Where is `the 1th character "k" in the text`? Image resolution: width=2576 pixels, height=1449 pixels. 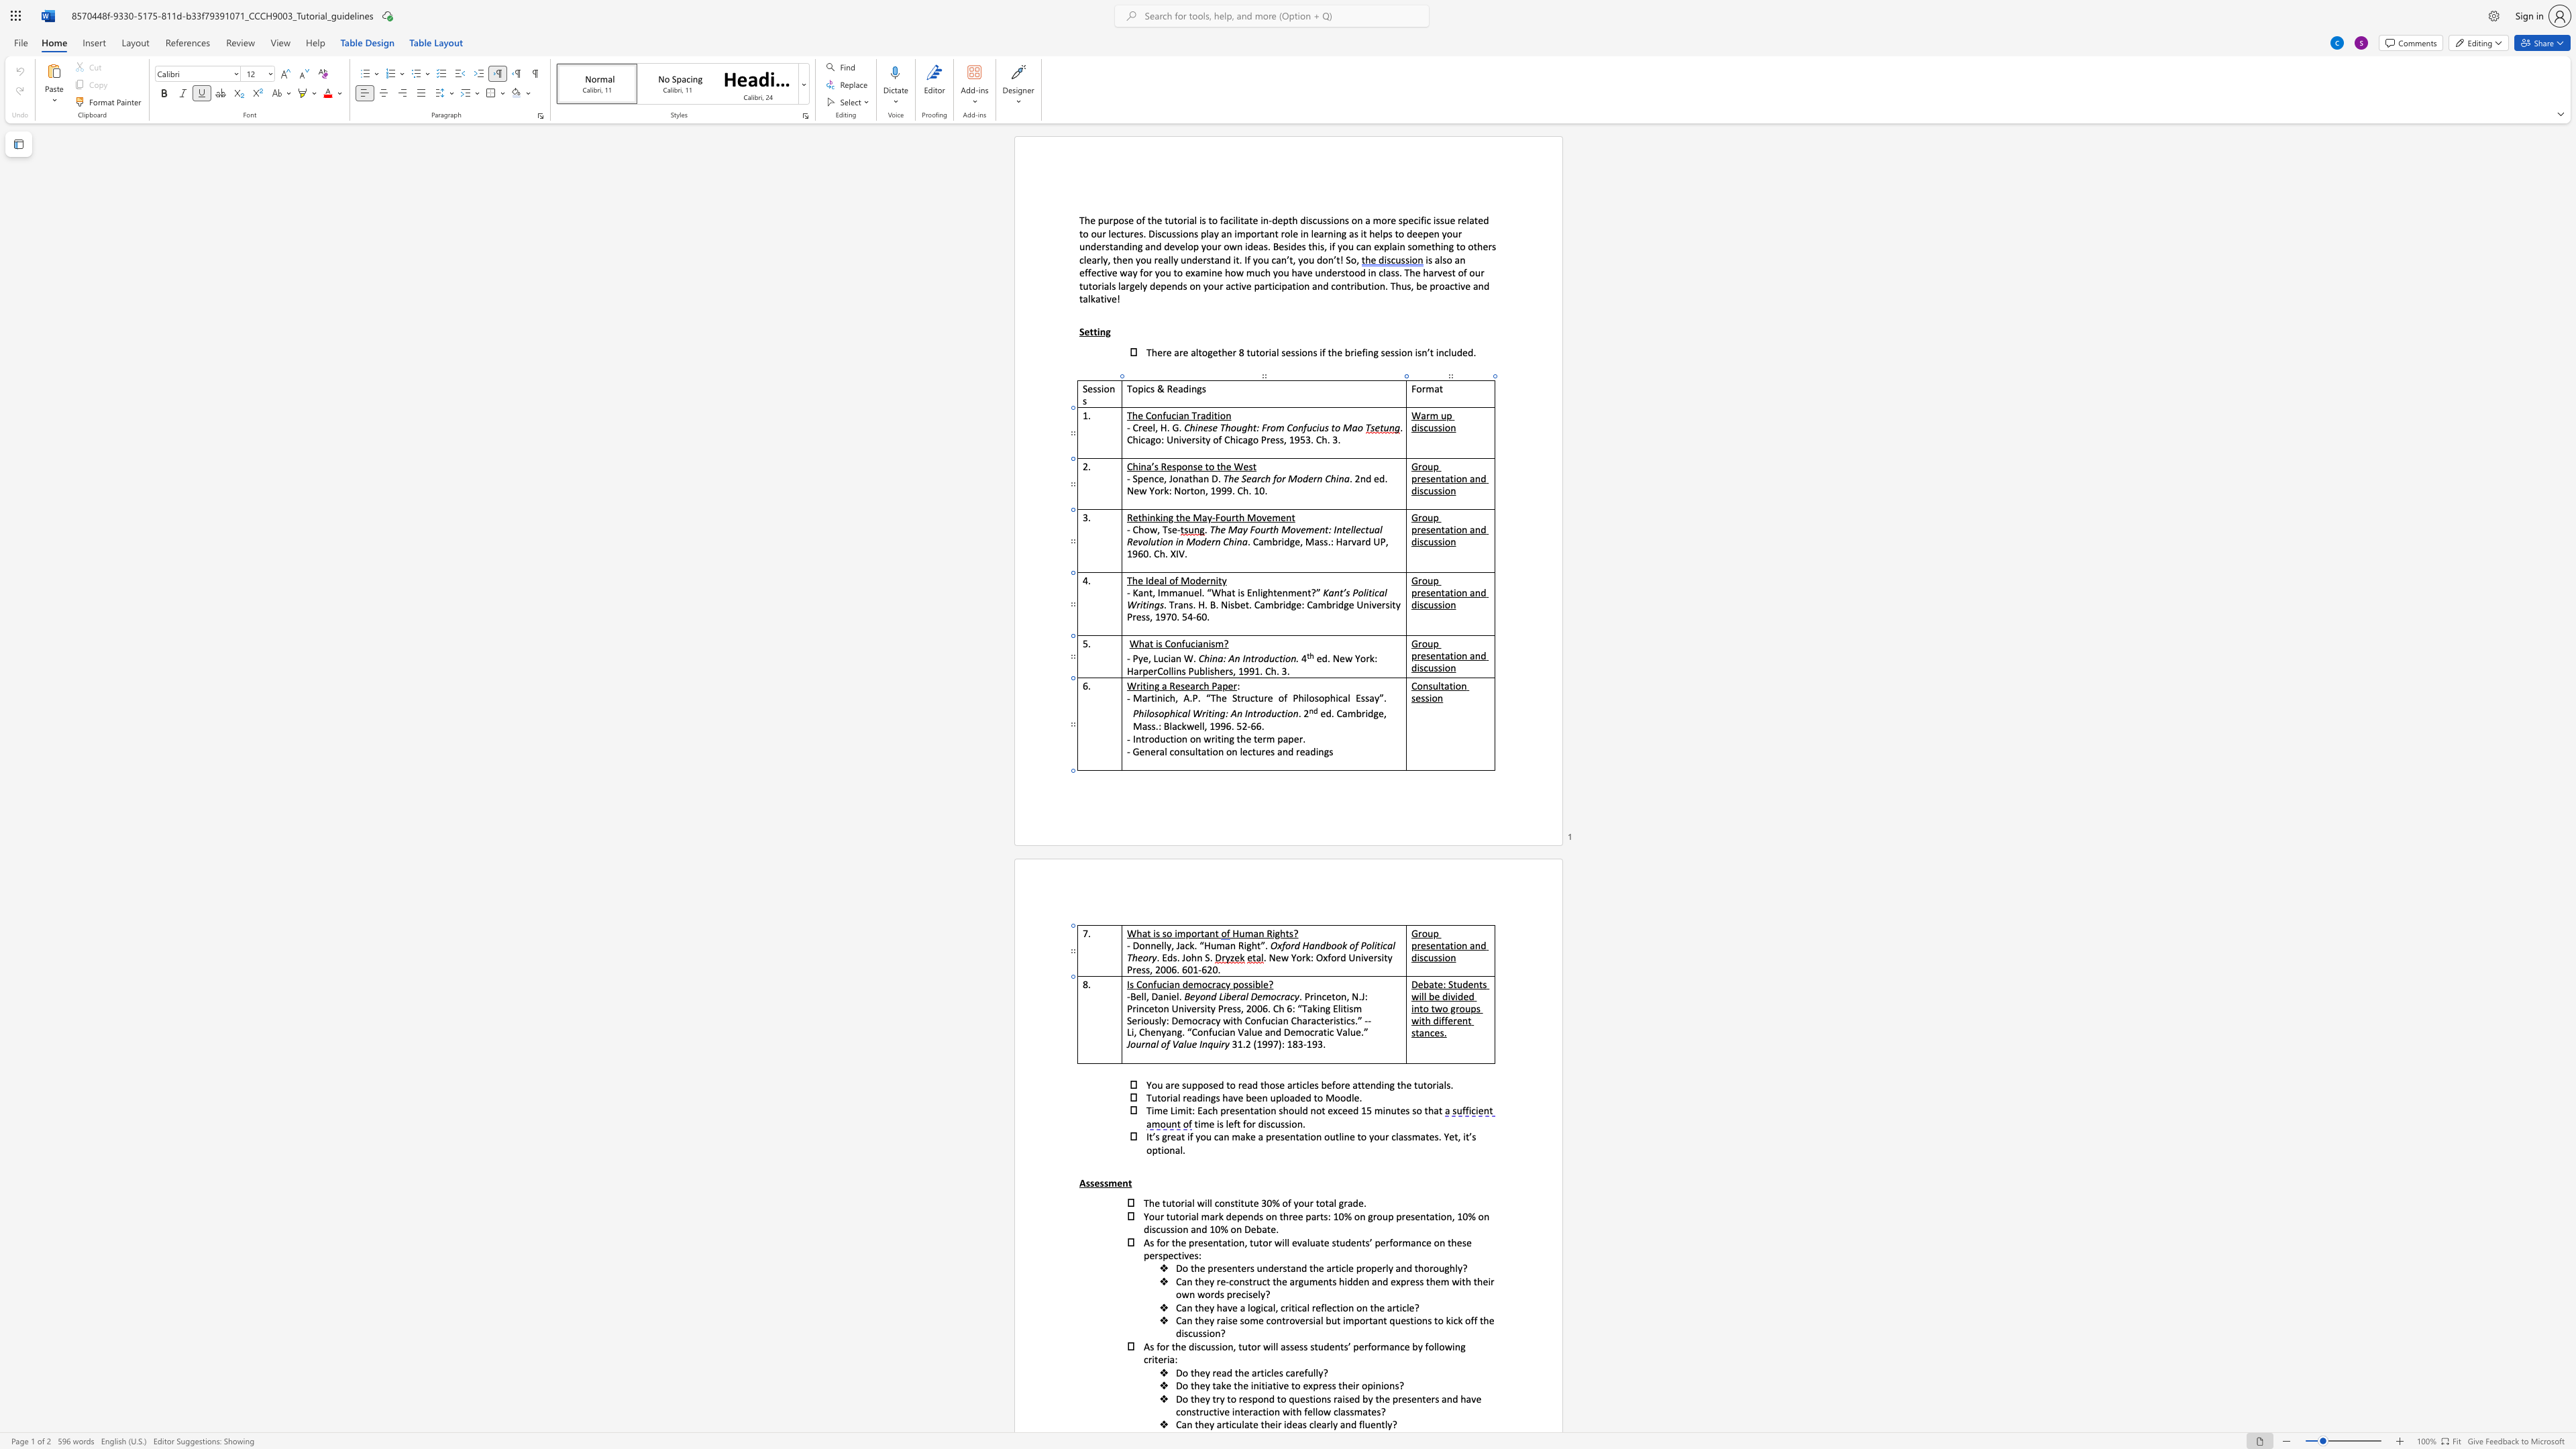 the 1th character "k" in the text is located at coordinates (1344, 945).